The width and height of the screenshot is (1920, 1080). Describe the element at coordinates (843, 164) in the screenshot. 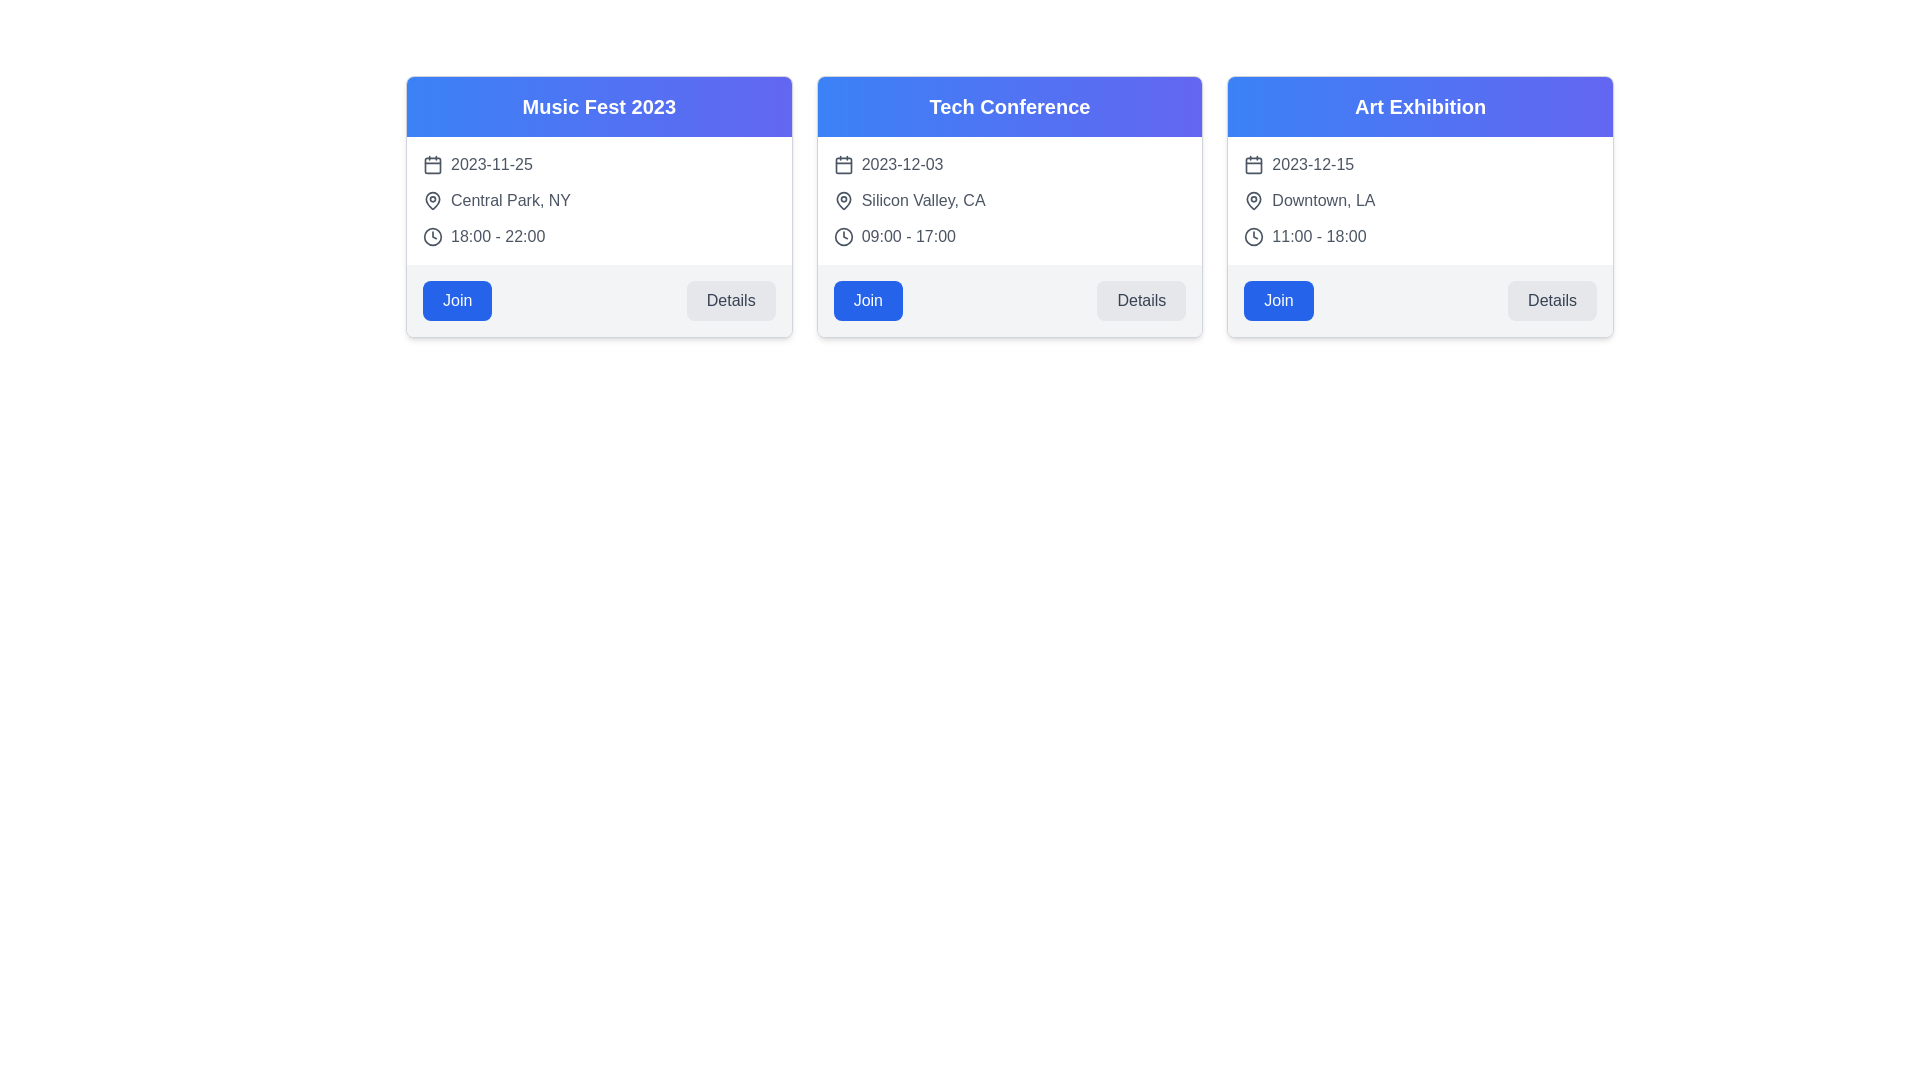

I see `the calendar icon located in the 'Tech Conference' section, which is directly to the left of the date '2023-12-03'` at that location.